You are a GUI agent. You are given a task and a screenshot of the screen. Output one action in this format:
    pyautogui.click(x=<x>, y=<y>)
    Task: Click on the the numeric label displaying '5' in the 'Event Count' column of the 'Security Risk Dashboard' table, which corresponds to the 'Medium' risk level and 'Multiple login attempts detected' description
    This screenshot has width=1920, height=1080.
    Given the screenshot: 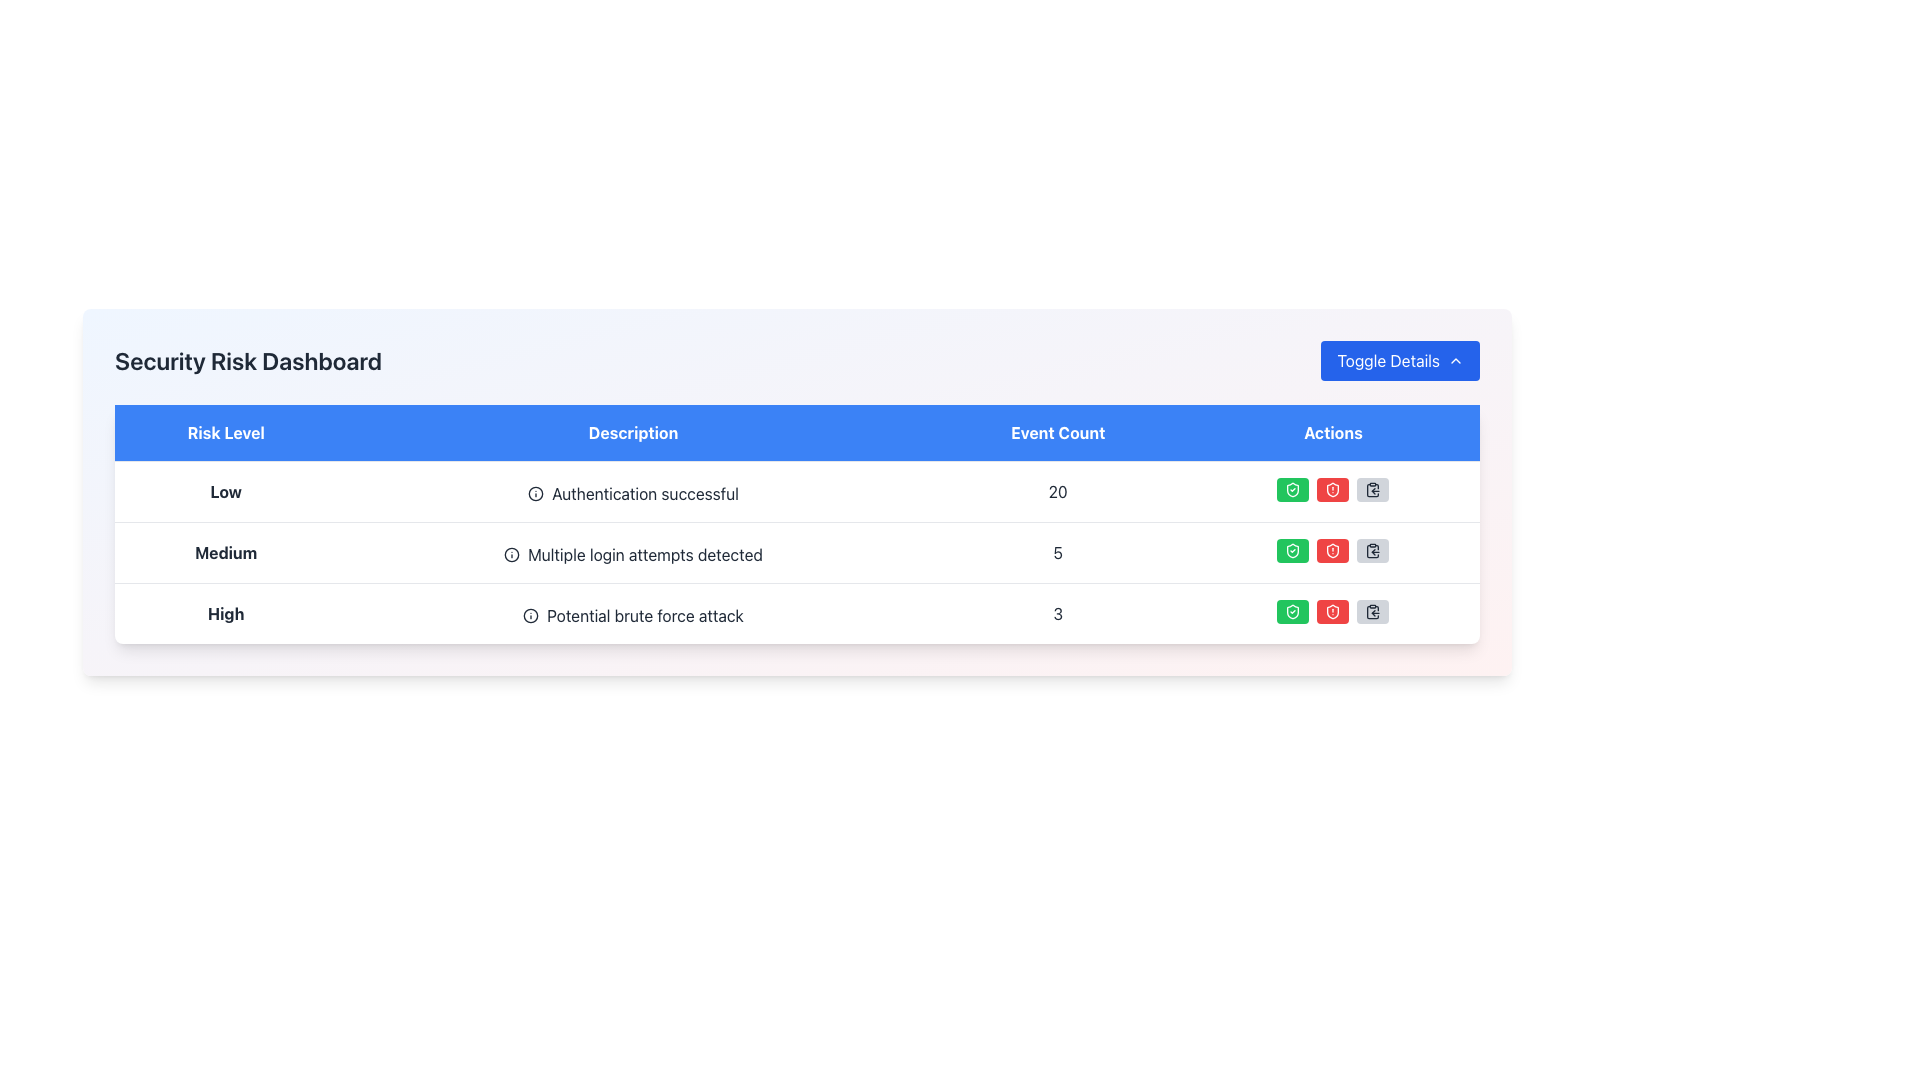 What is the action you would take?
    pyautogui.click(x=1057, y=552)
    